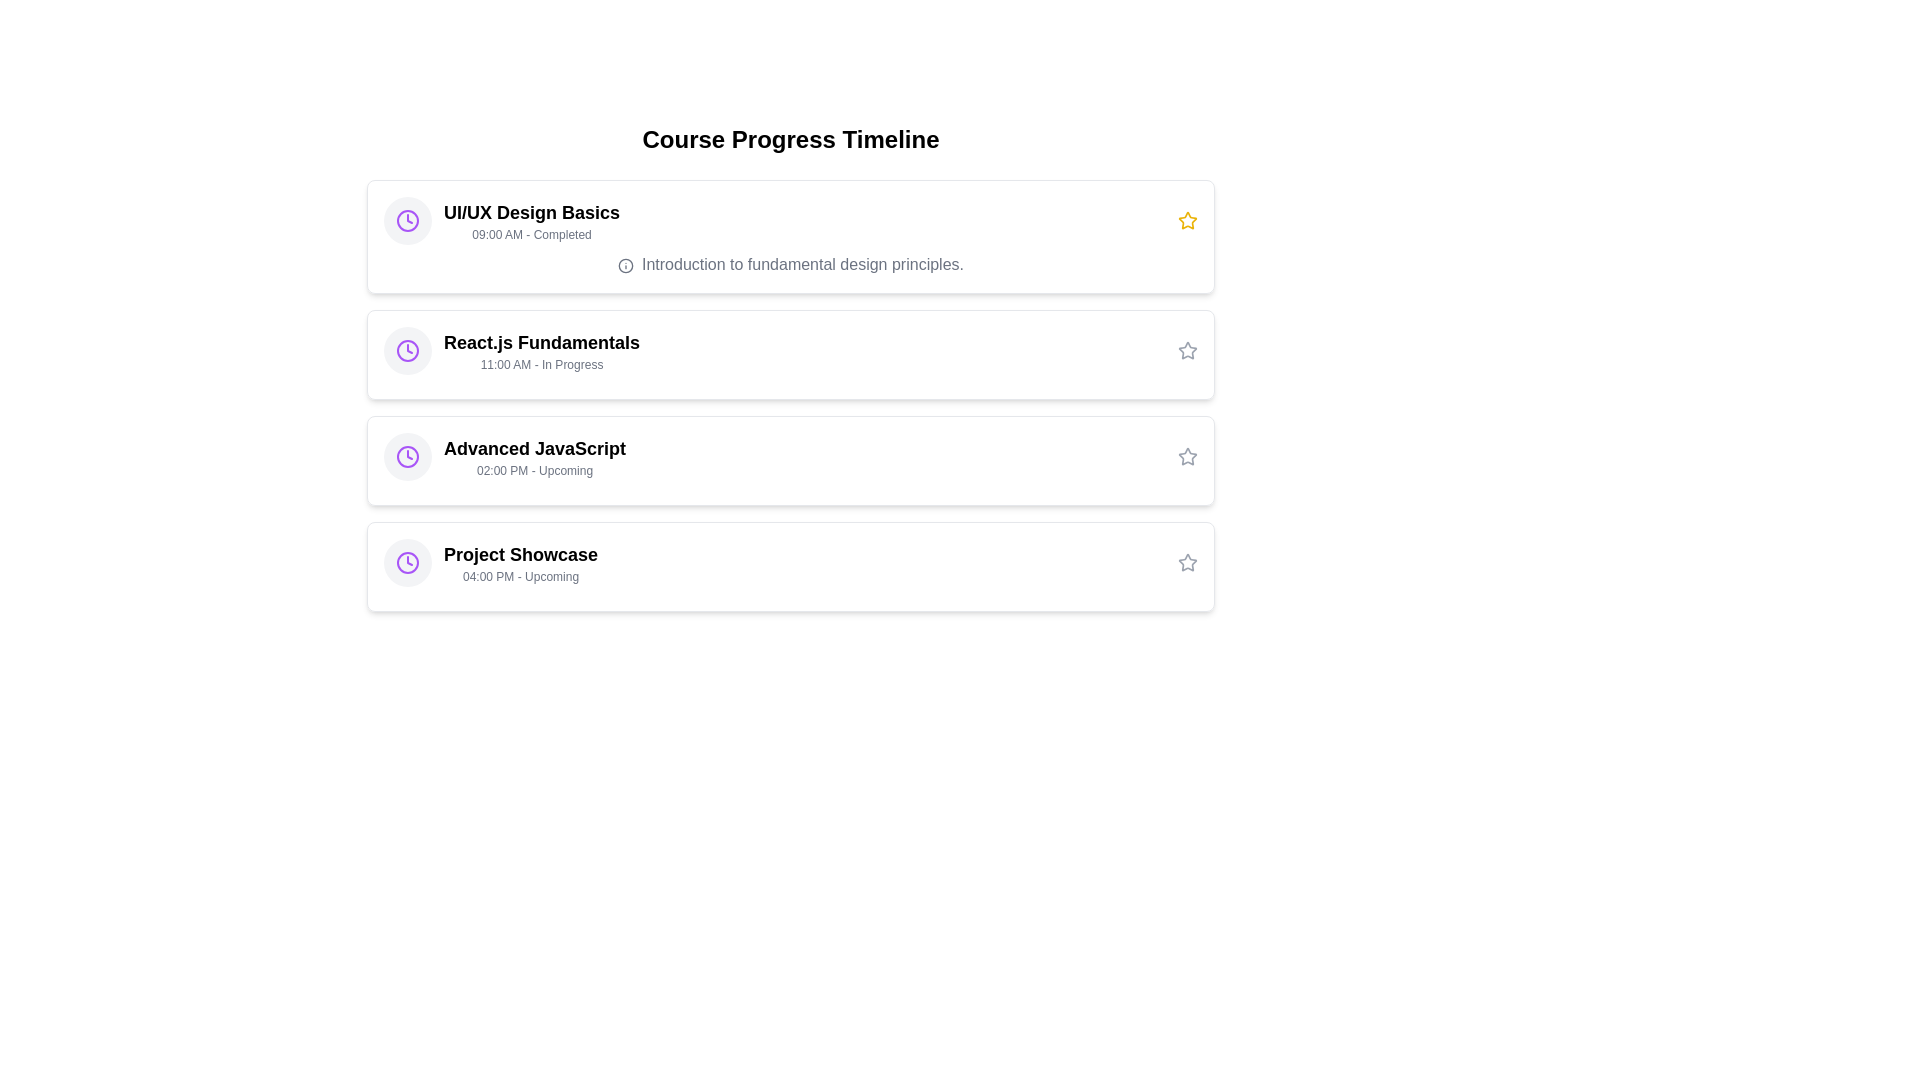 The width and height of the screenshot is (1920, 1080). I want to click on the Text Display element that shows 'React.js Fundamentals' and '11:00 AM - In Progress', which is the second item in the course list, so click(542, 350).